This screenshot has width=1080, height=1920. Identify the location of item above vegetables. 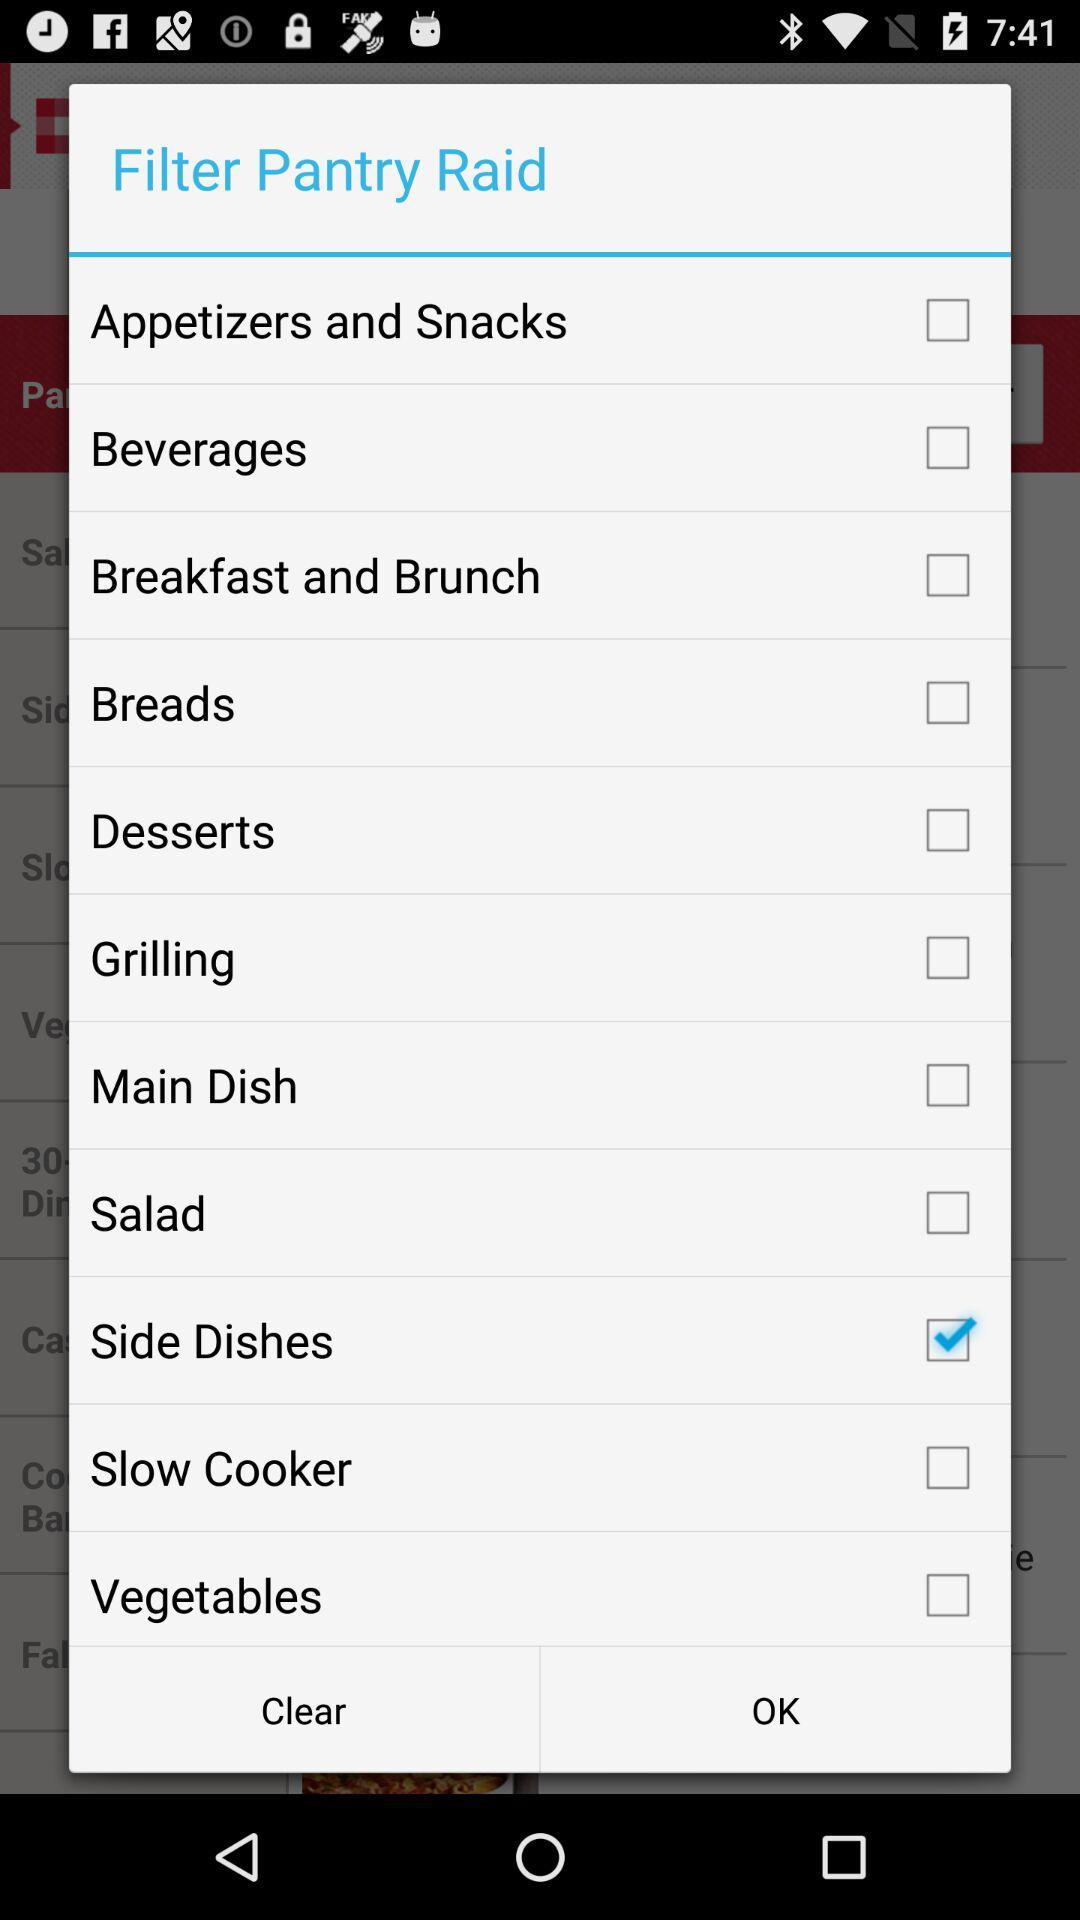
(540, 1467).